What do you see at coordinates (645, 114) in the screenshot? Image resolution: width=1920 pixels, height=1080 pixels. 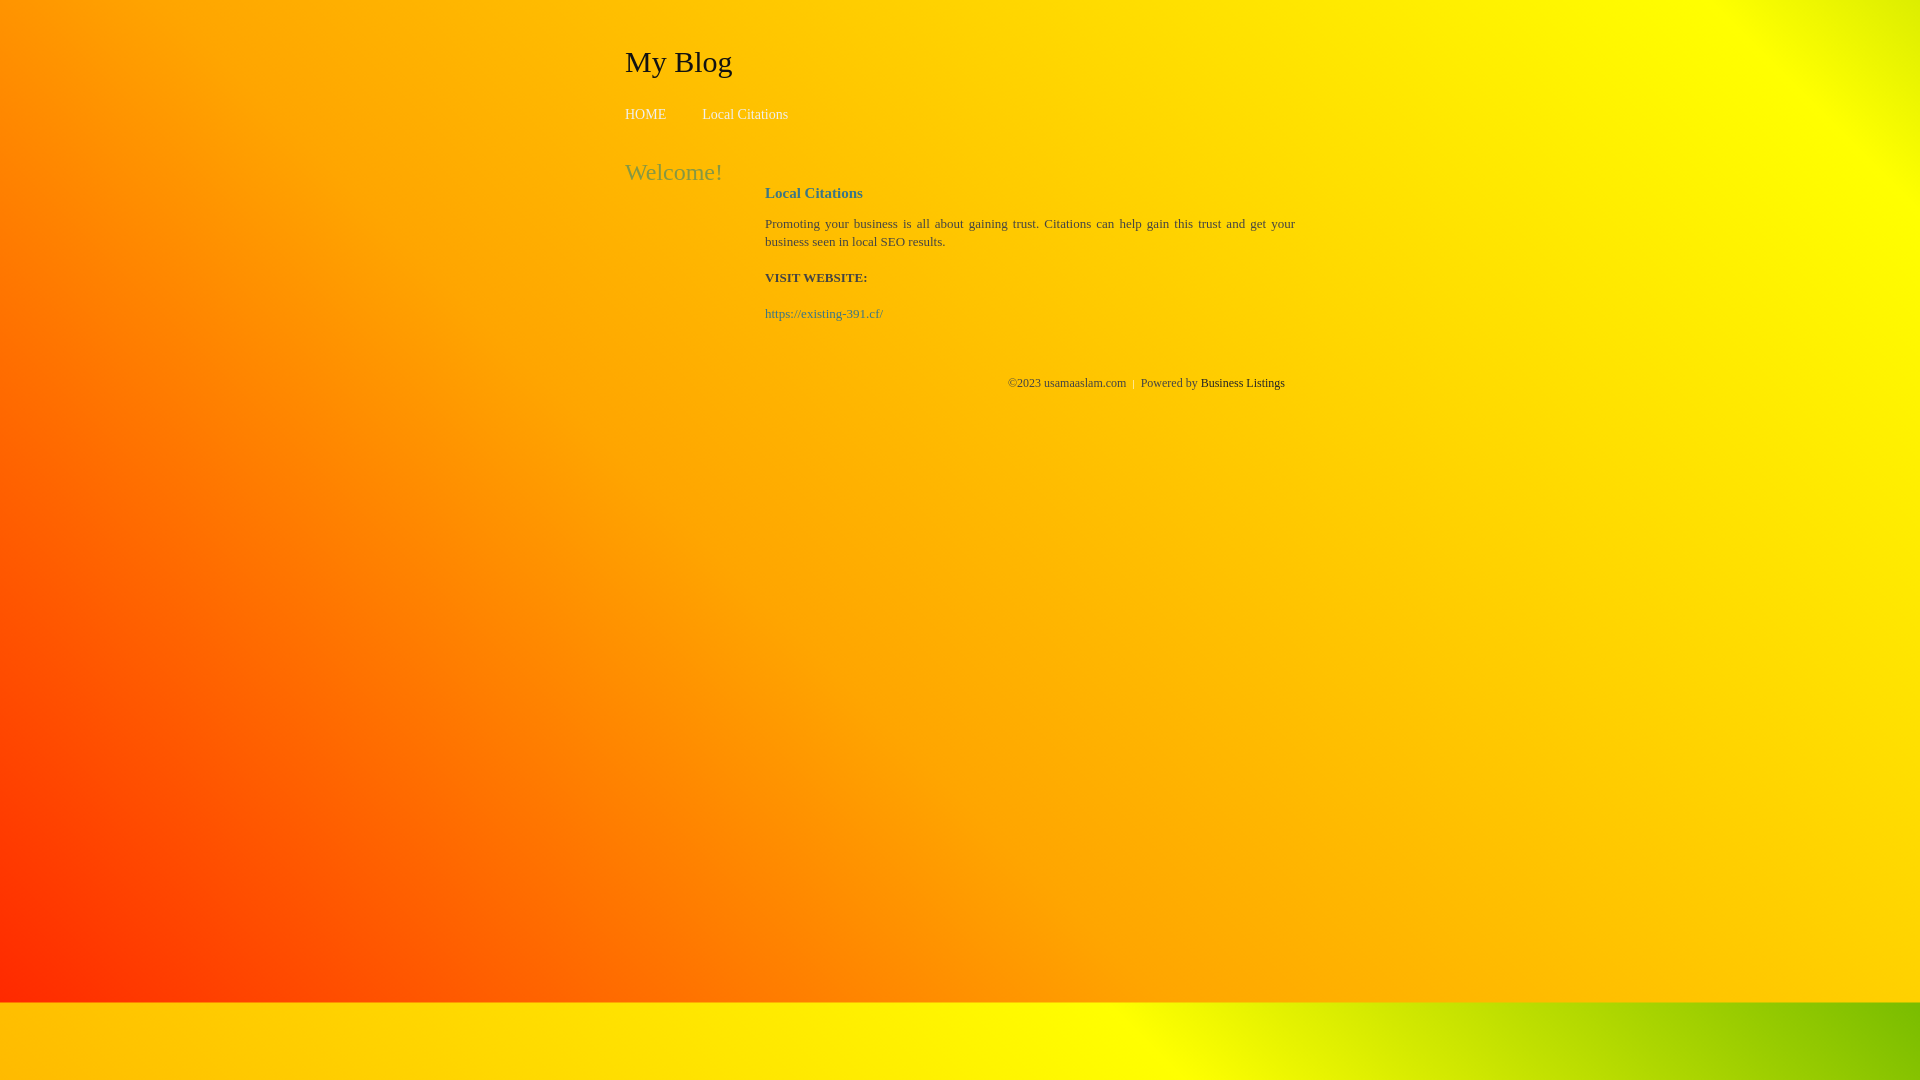 I see `'HOME'` at bounding box center [645, 114].